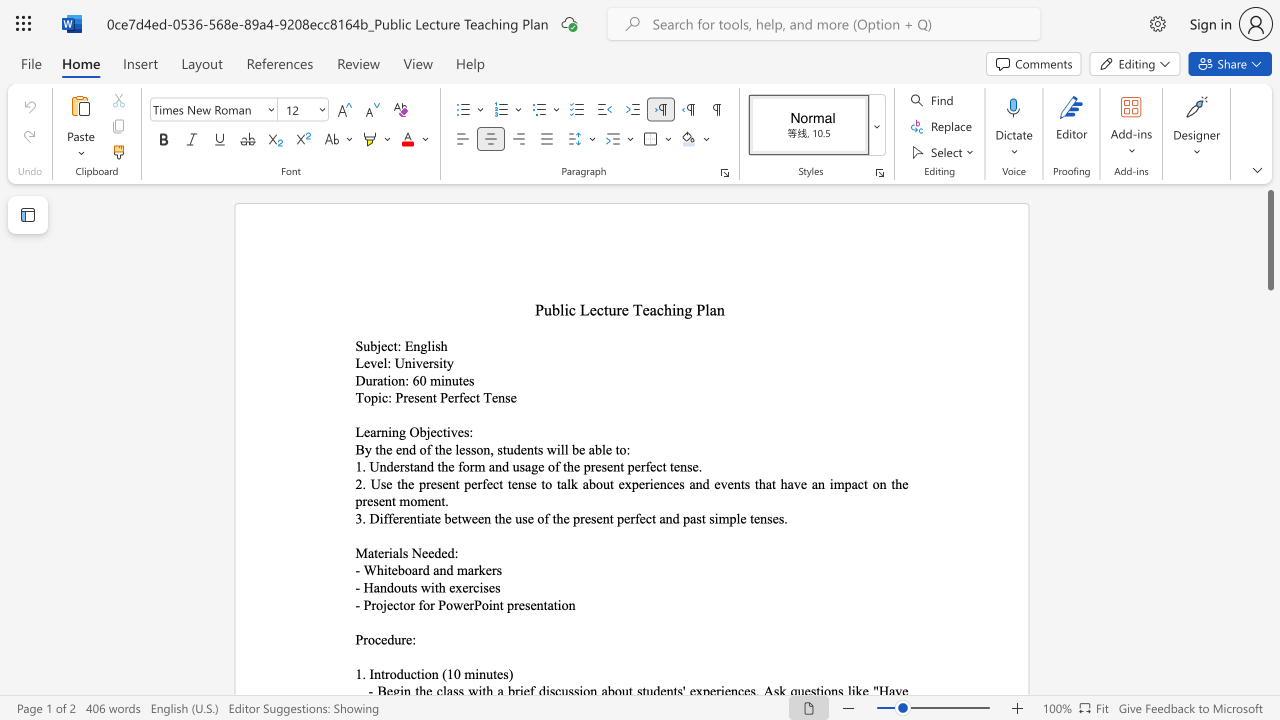  What do you see at coordinates (1269, 540) in the screenshot?
I see `the scrollbar on the right to move the page downward` at bounding box center [1269, 540].